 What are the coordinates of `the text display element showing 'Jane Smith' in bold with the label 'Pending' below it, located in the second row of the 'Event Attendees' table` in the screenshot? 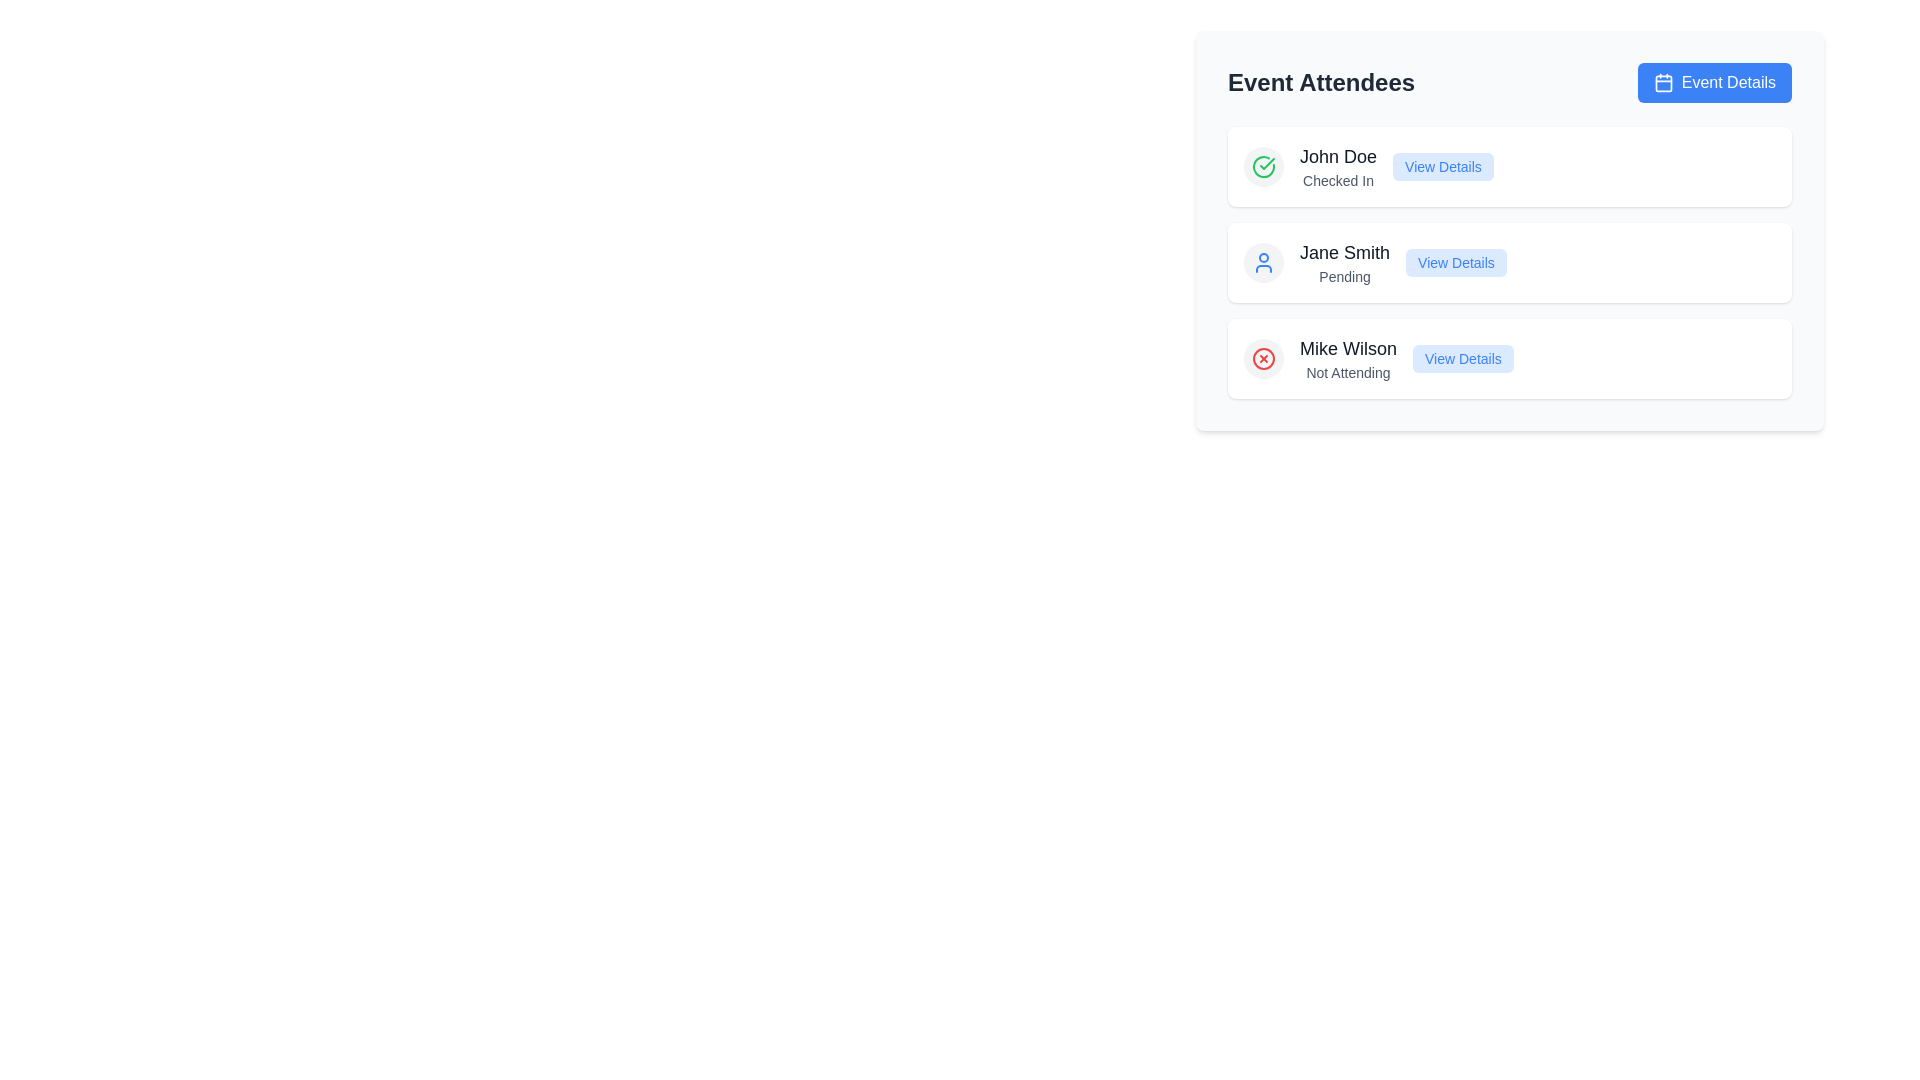 It's located at (1344, 261).